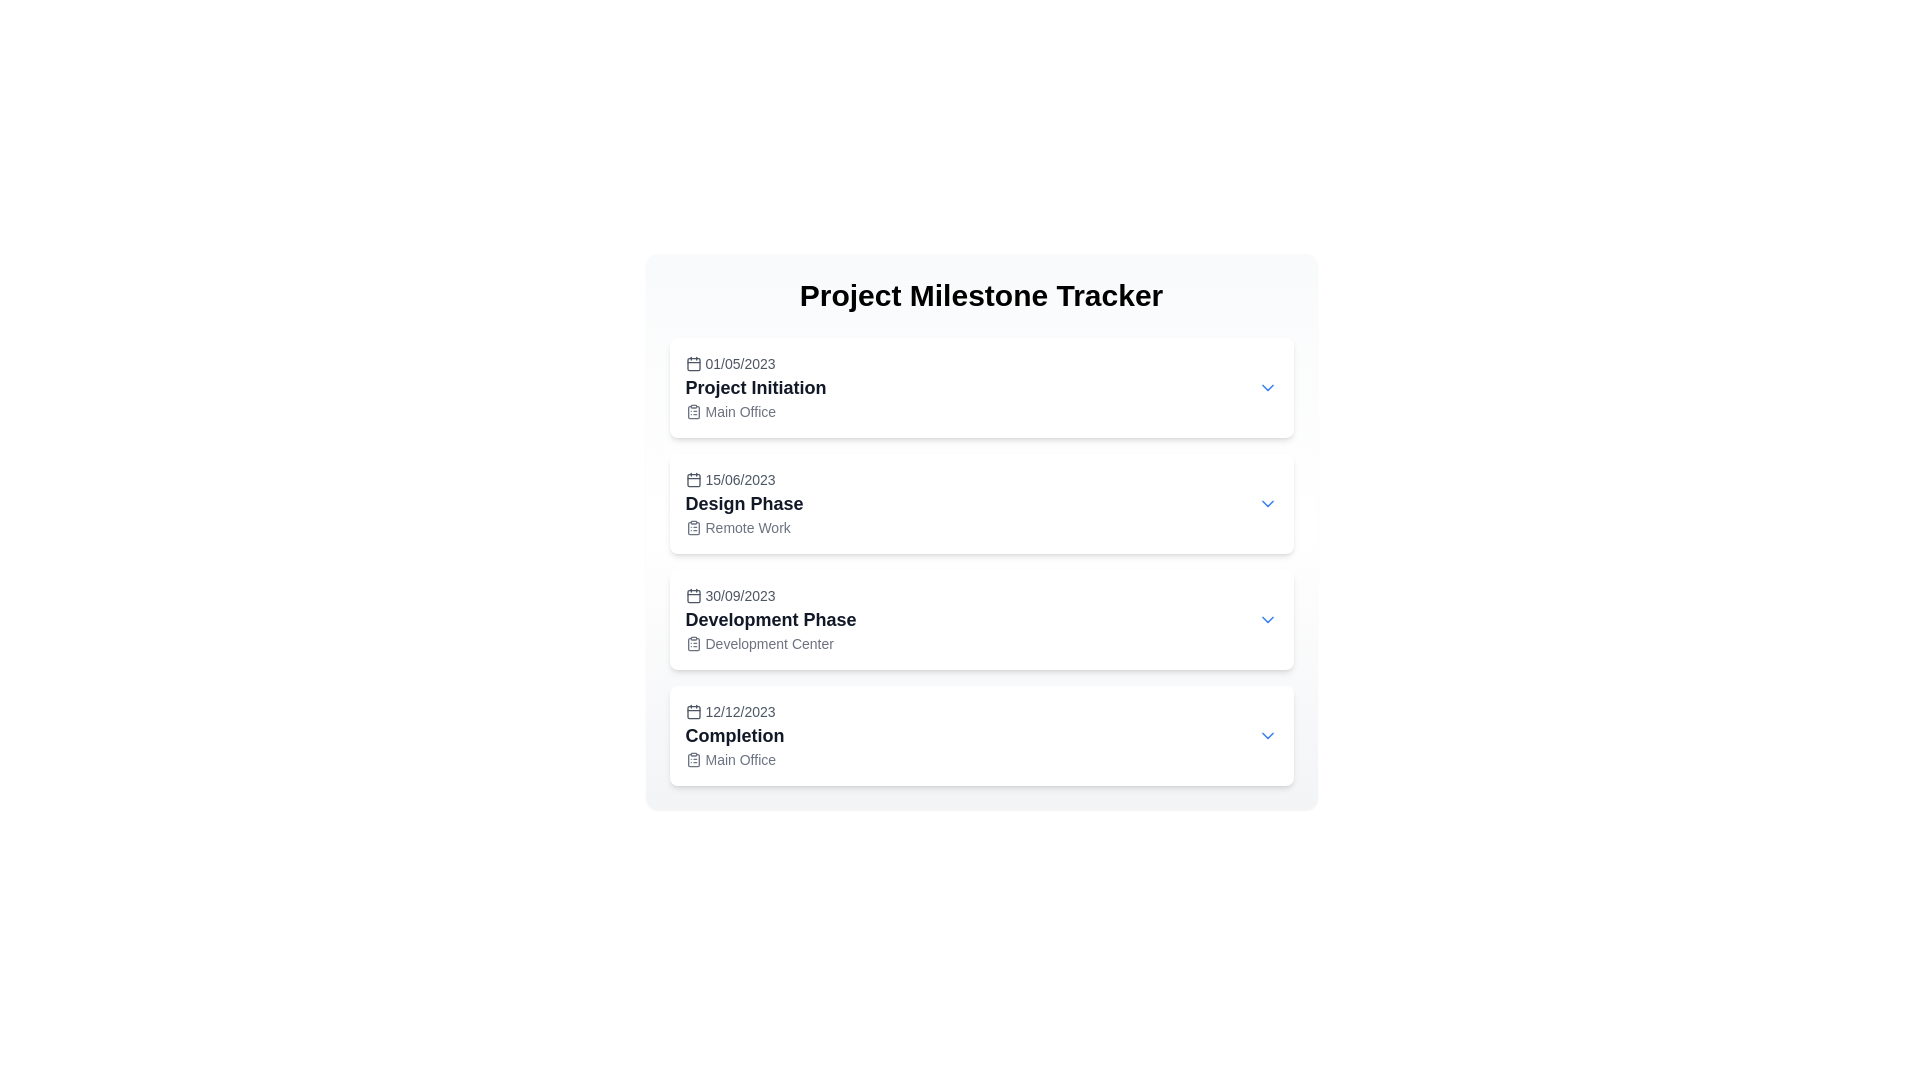 The image size is (1920, 1080). Describe the element at coordinates (693, 363) in the screenshot. I see `the calendar icon located to the left of the date '01/05/2023' in the first row of the itemized project milestone tracker to initiate an action` at that location.